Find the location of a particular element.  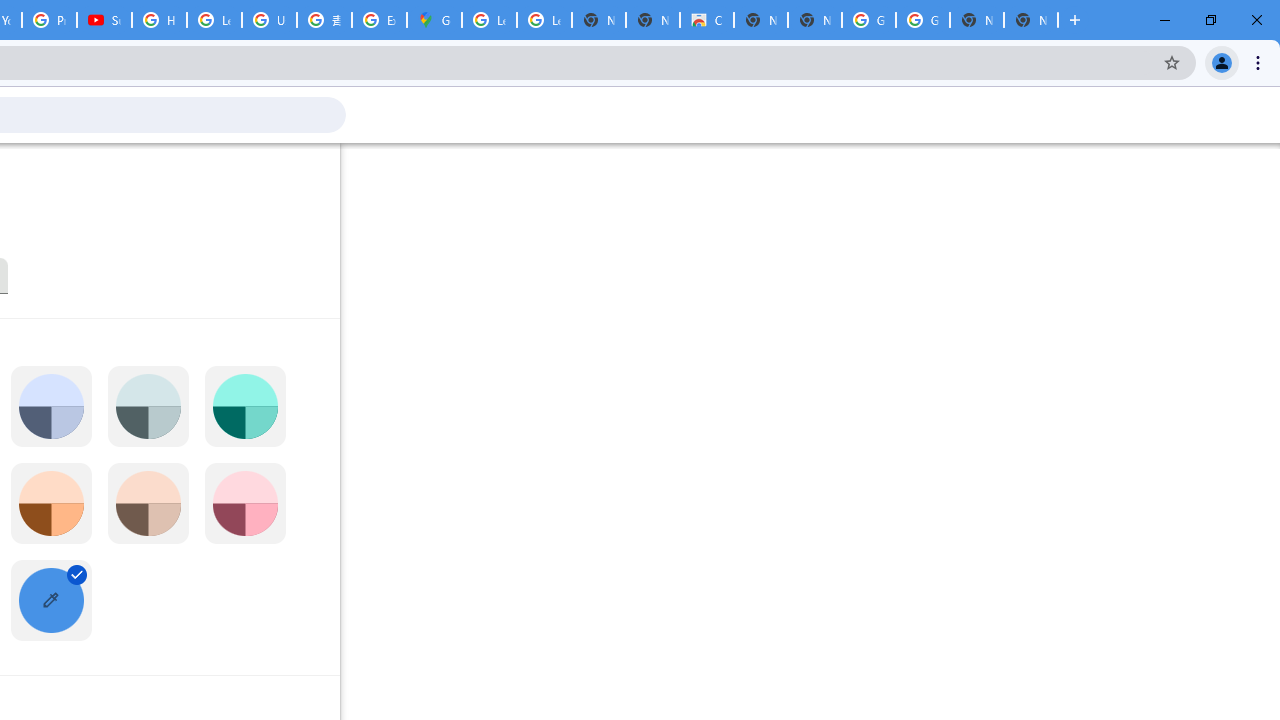

'How Chrome protects your passwords - Google Chrome Help' is located at coordinates (158, 20).